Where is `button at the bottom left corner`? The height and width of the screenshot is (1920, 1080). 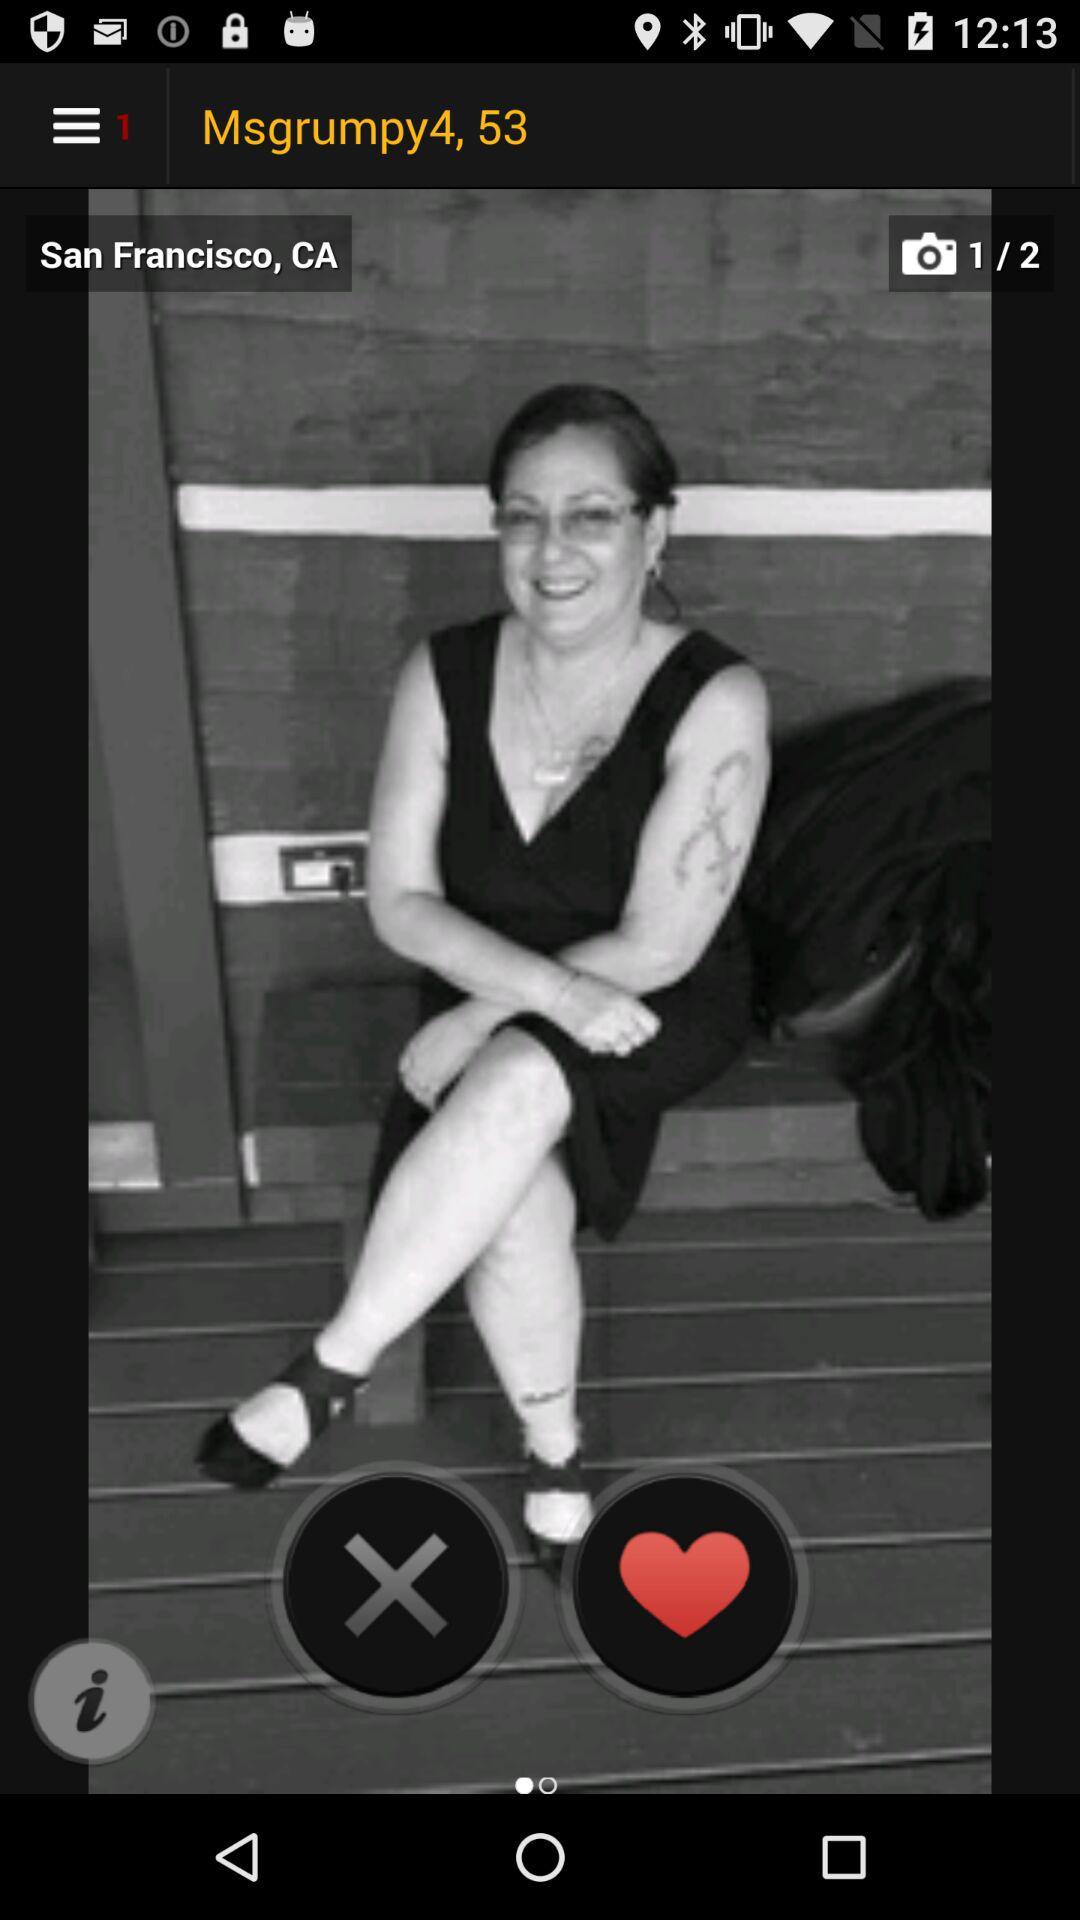 button at the bottom left corner is located at coordinates (91, 1701).